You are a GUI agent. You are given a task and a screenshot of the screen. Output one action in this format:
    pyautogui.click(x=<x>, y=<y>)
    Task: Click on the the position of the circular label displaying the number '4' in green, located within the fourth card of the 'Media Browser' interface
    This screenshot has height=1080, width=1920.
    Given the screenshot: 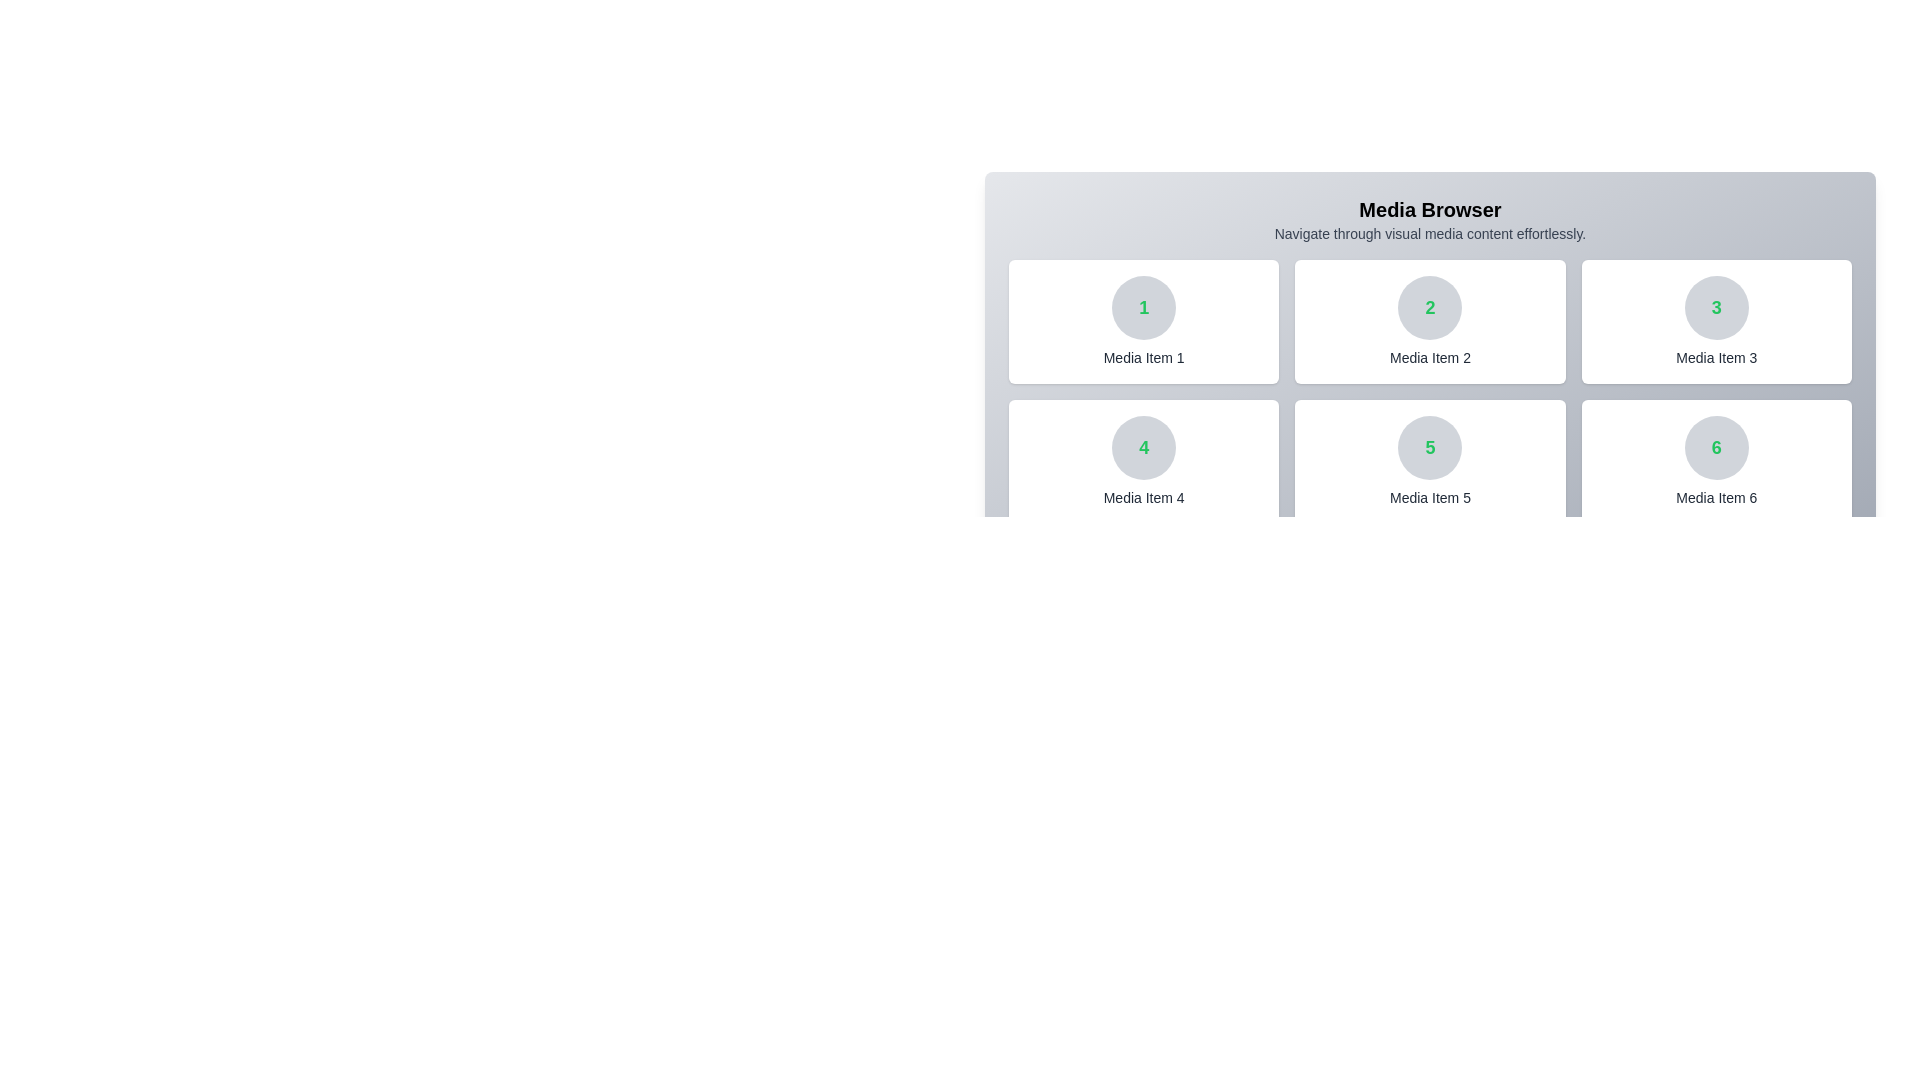 What is the action you would take?
    pyautogui.click(x=1144, y=446)
    